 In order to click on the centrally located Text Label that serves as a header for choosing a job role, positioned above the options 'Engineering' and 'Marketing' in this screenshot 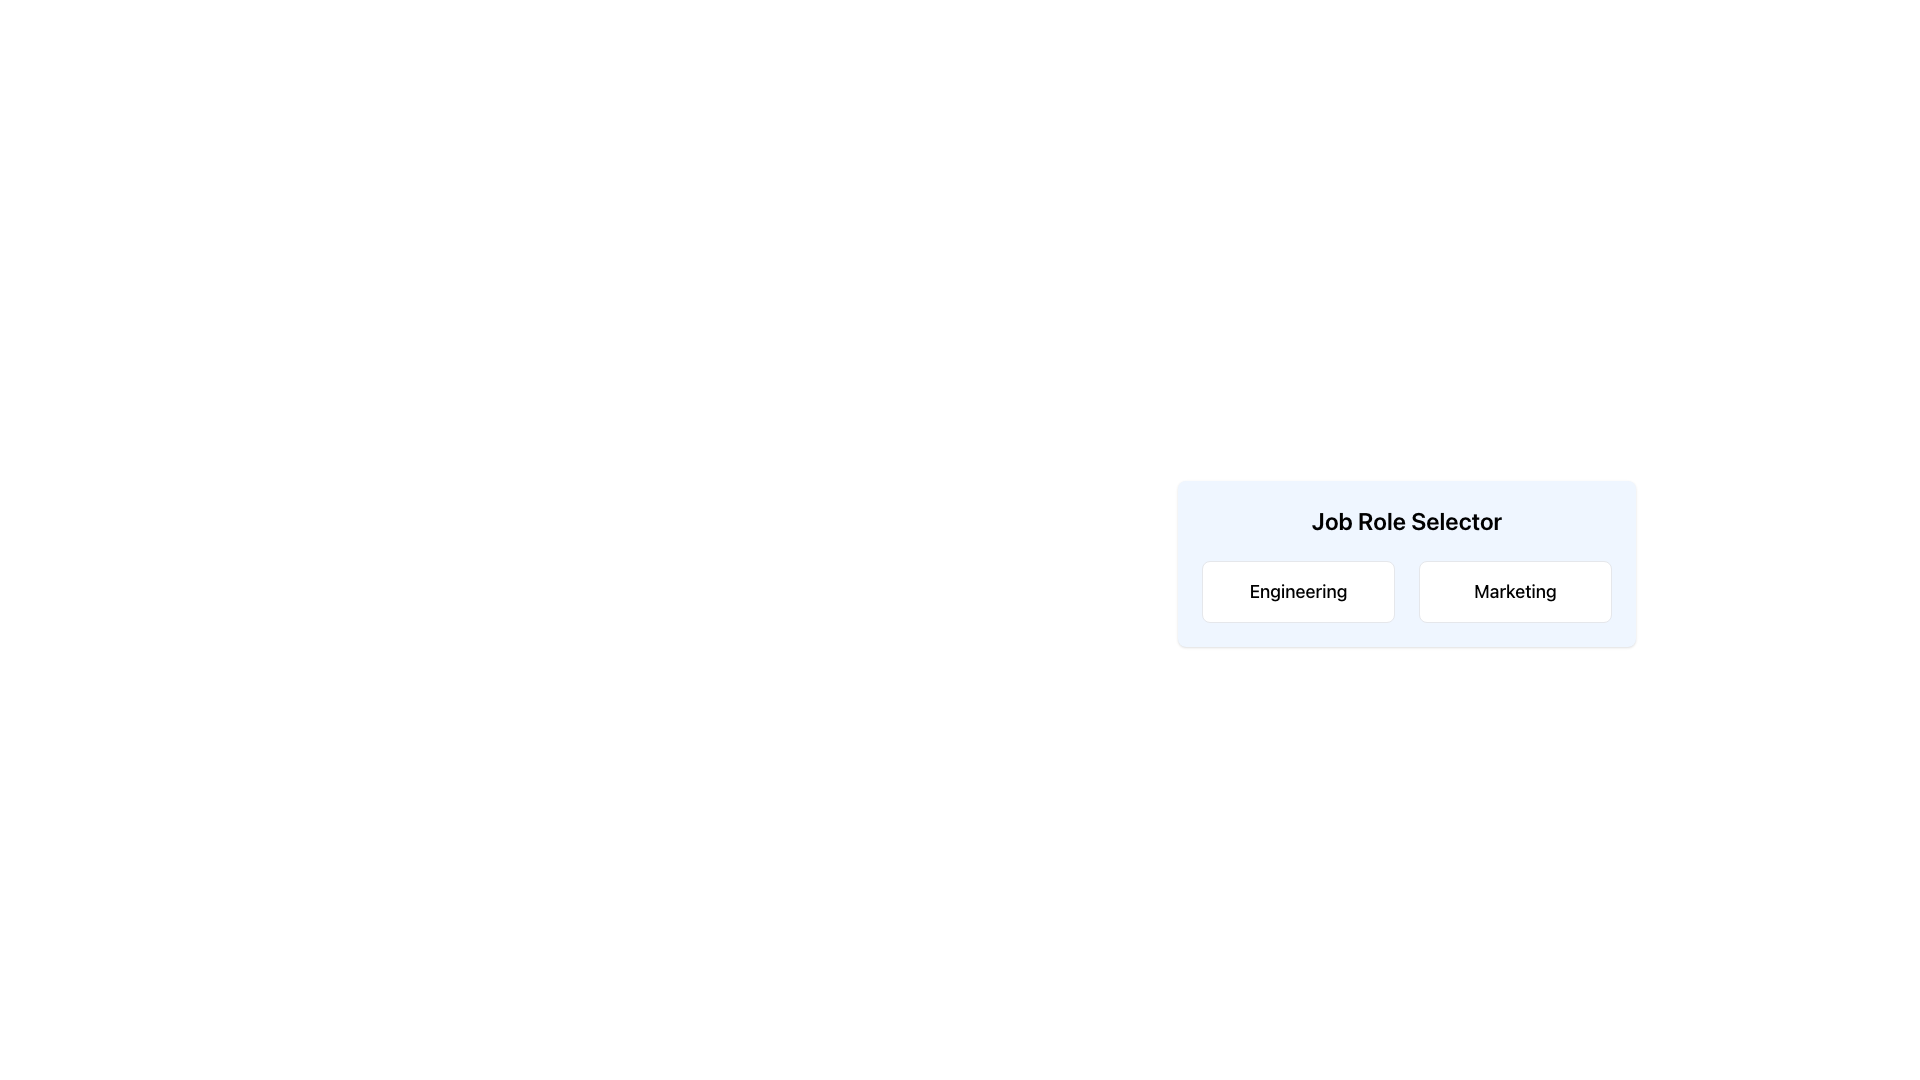, I will do `click(1405, 519)`.